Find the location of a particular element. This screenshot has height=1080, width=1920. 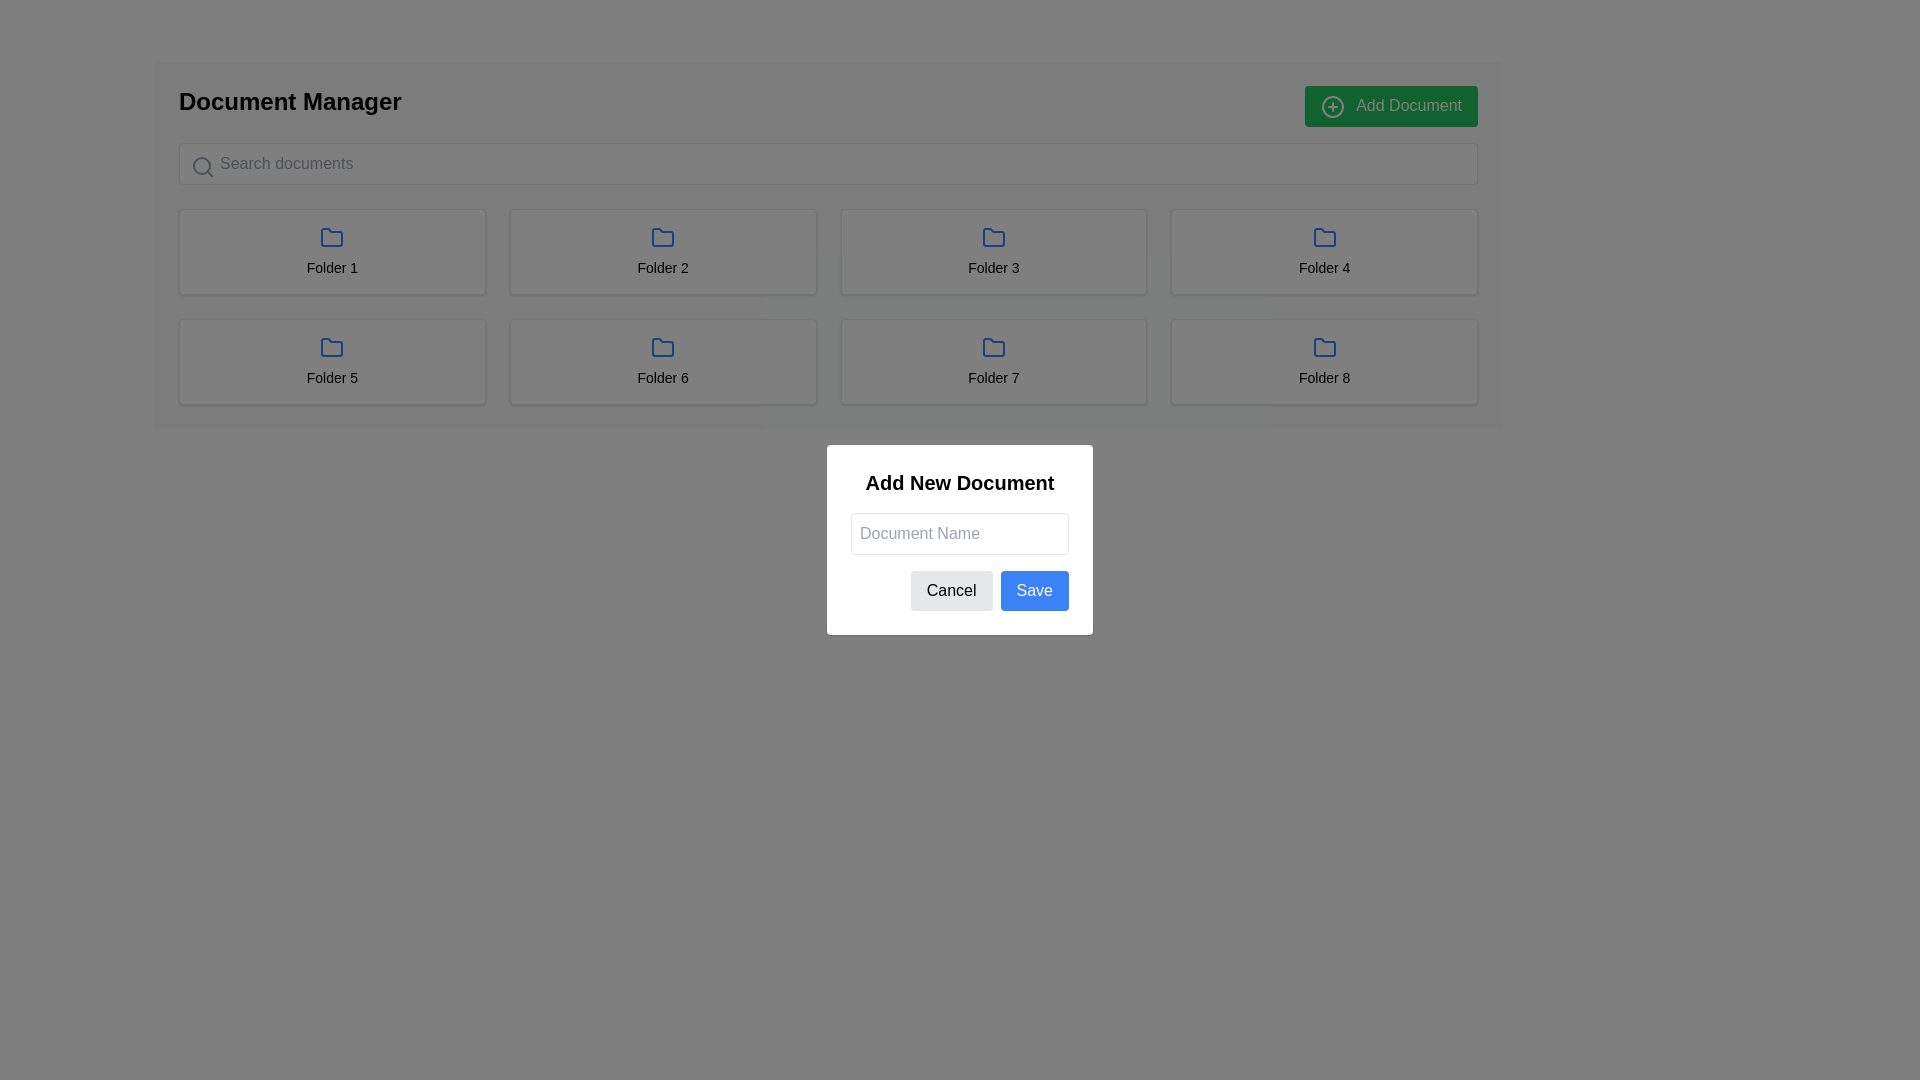

the text label displaying 'Folder 7', which is located below the blue folder icon in the seventh card of a grid formation is located at coordinates (993, 377).